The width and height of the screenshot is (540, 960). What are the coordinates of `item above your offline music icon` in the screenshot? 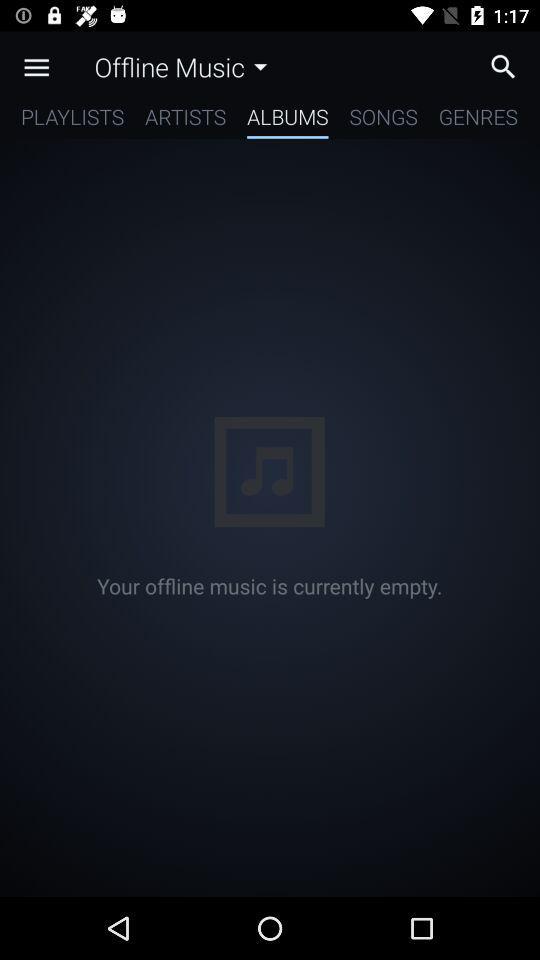 It's located at (71, 120).